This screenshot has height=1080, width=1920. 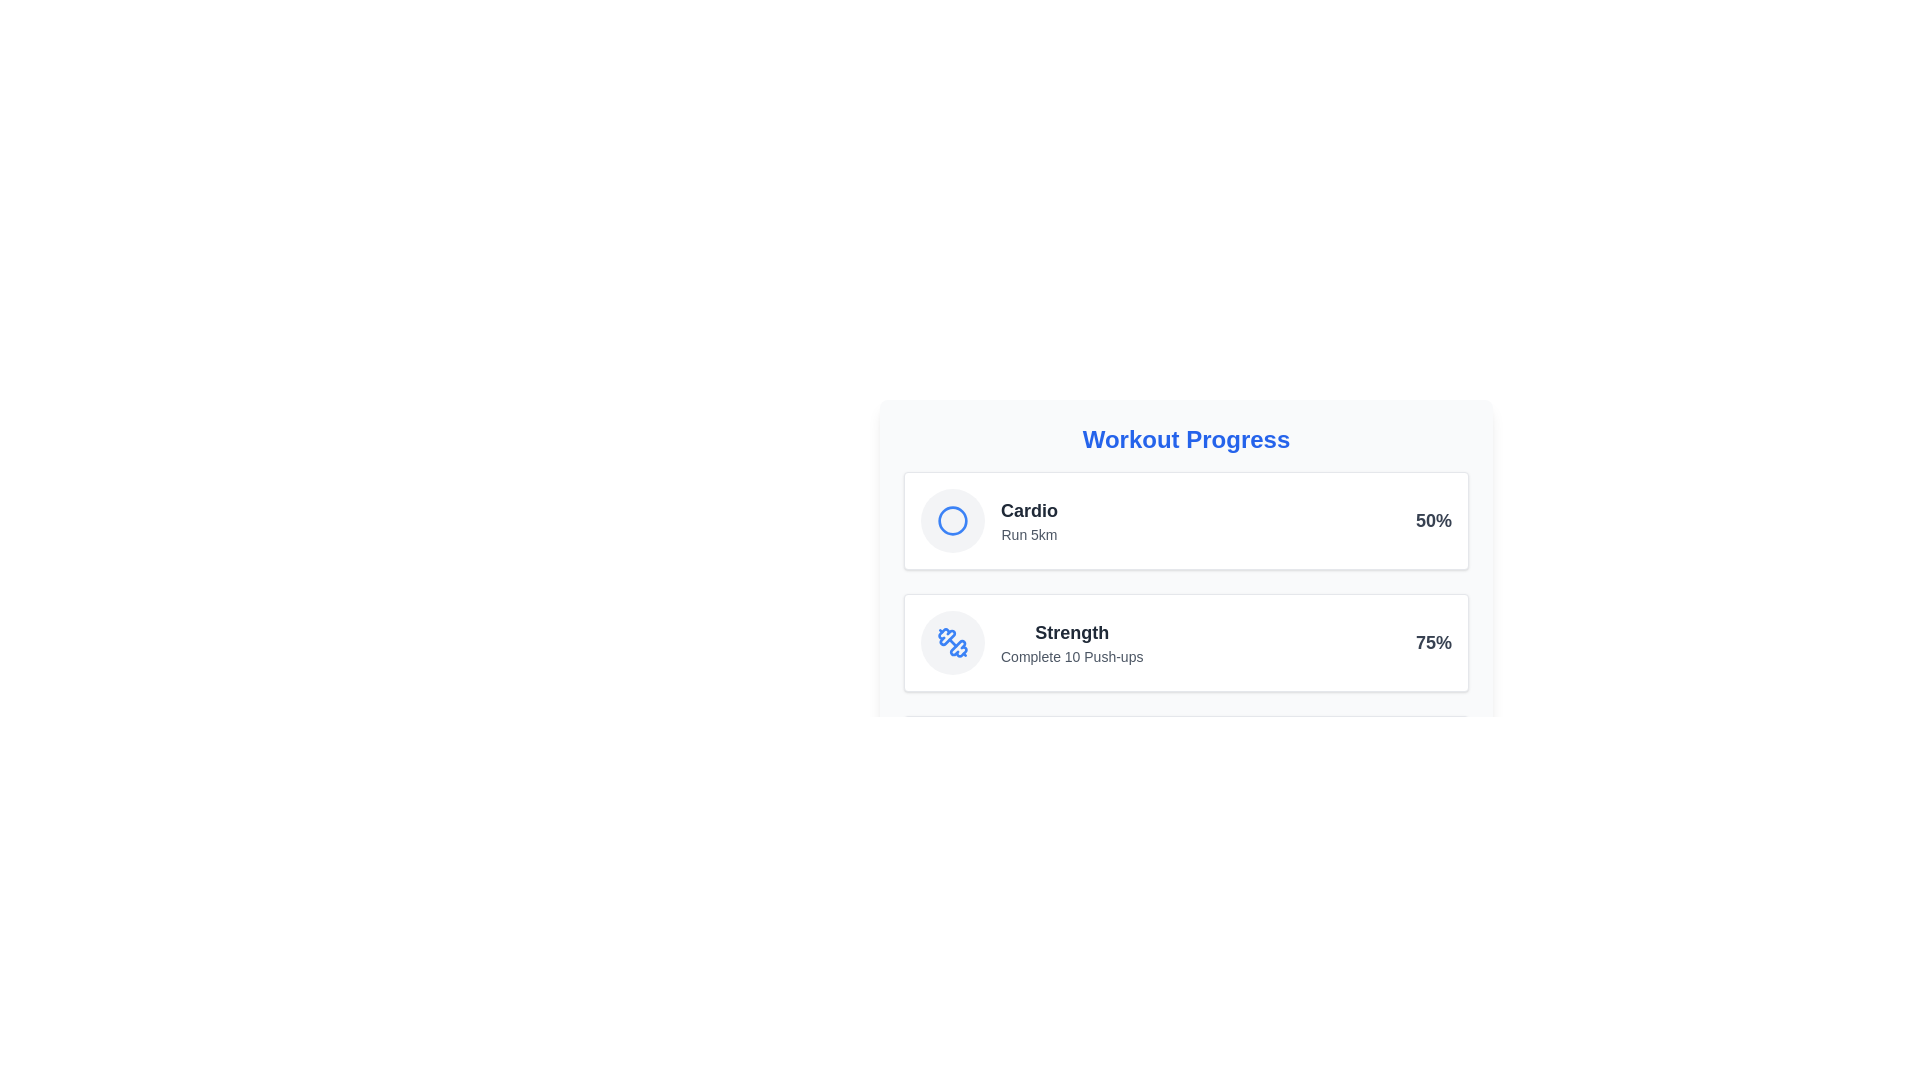 I want to click on the 'Strength' list item showing a progress of 75%, so click(x=1186, y=643).